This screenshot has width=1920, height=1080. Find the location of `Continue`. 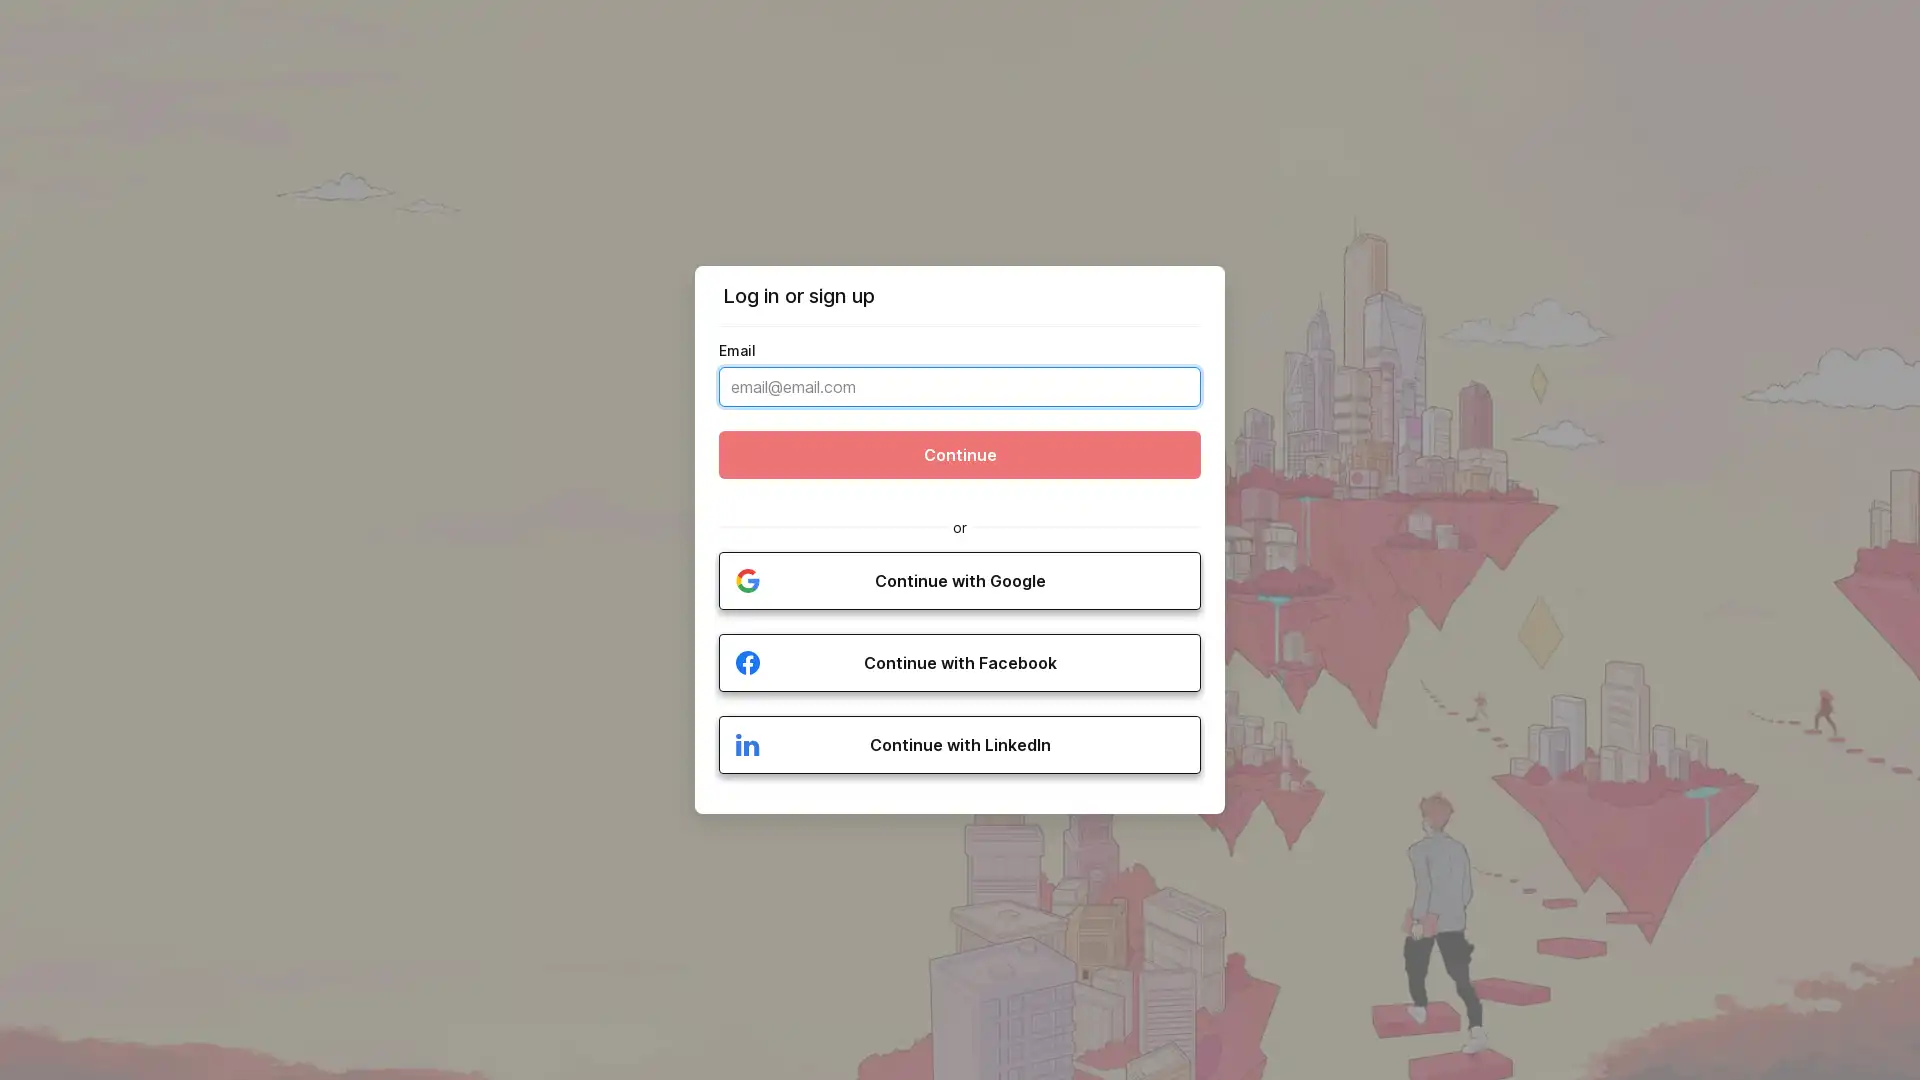

Continue is located at coordinates (960, 455).